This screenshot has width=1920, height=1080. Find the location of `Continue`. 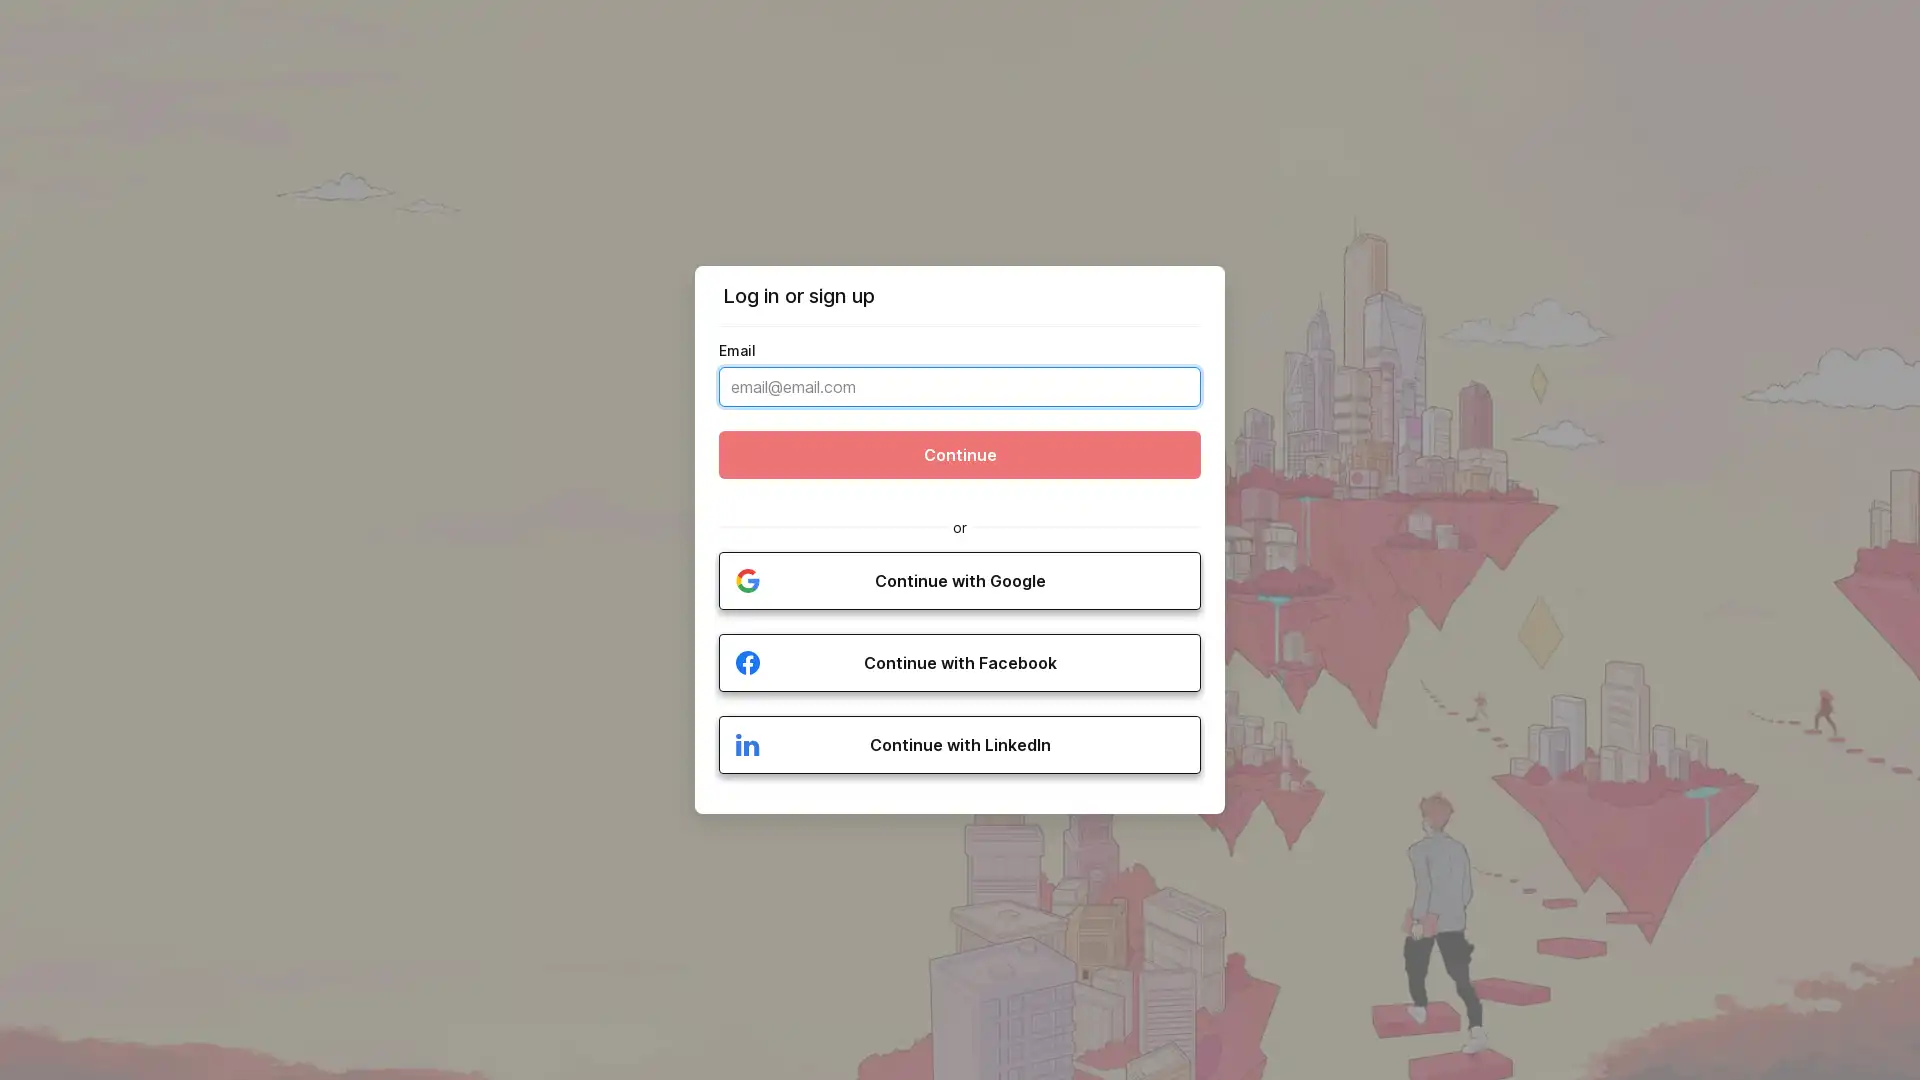

Continue is located at coordinates (960, 455).